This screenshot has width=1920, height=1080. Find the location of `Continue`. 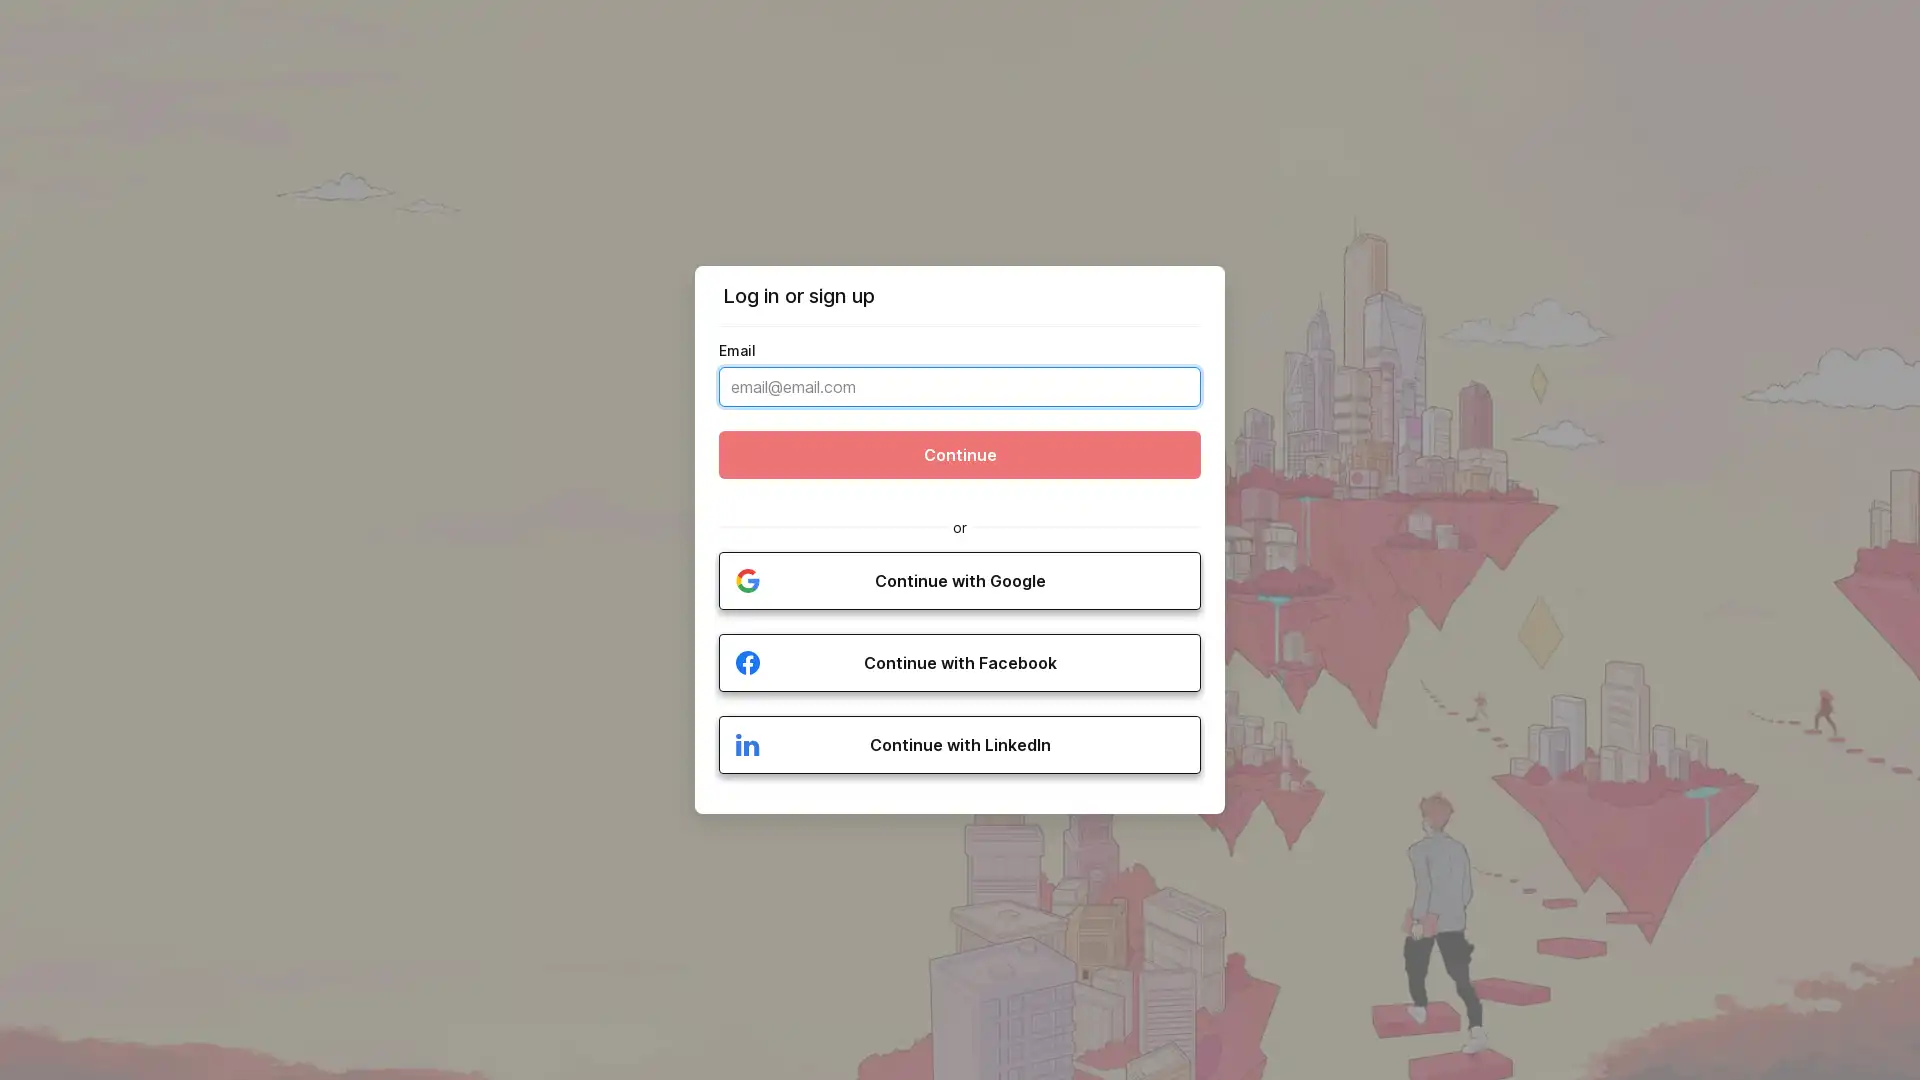

Continue is located at coordinates (960, 455).